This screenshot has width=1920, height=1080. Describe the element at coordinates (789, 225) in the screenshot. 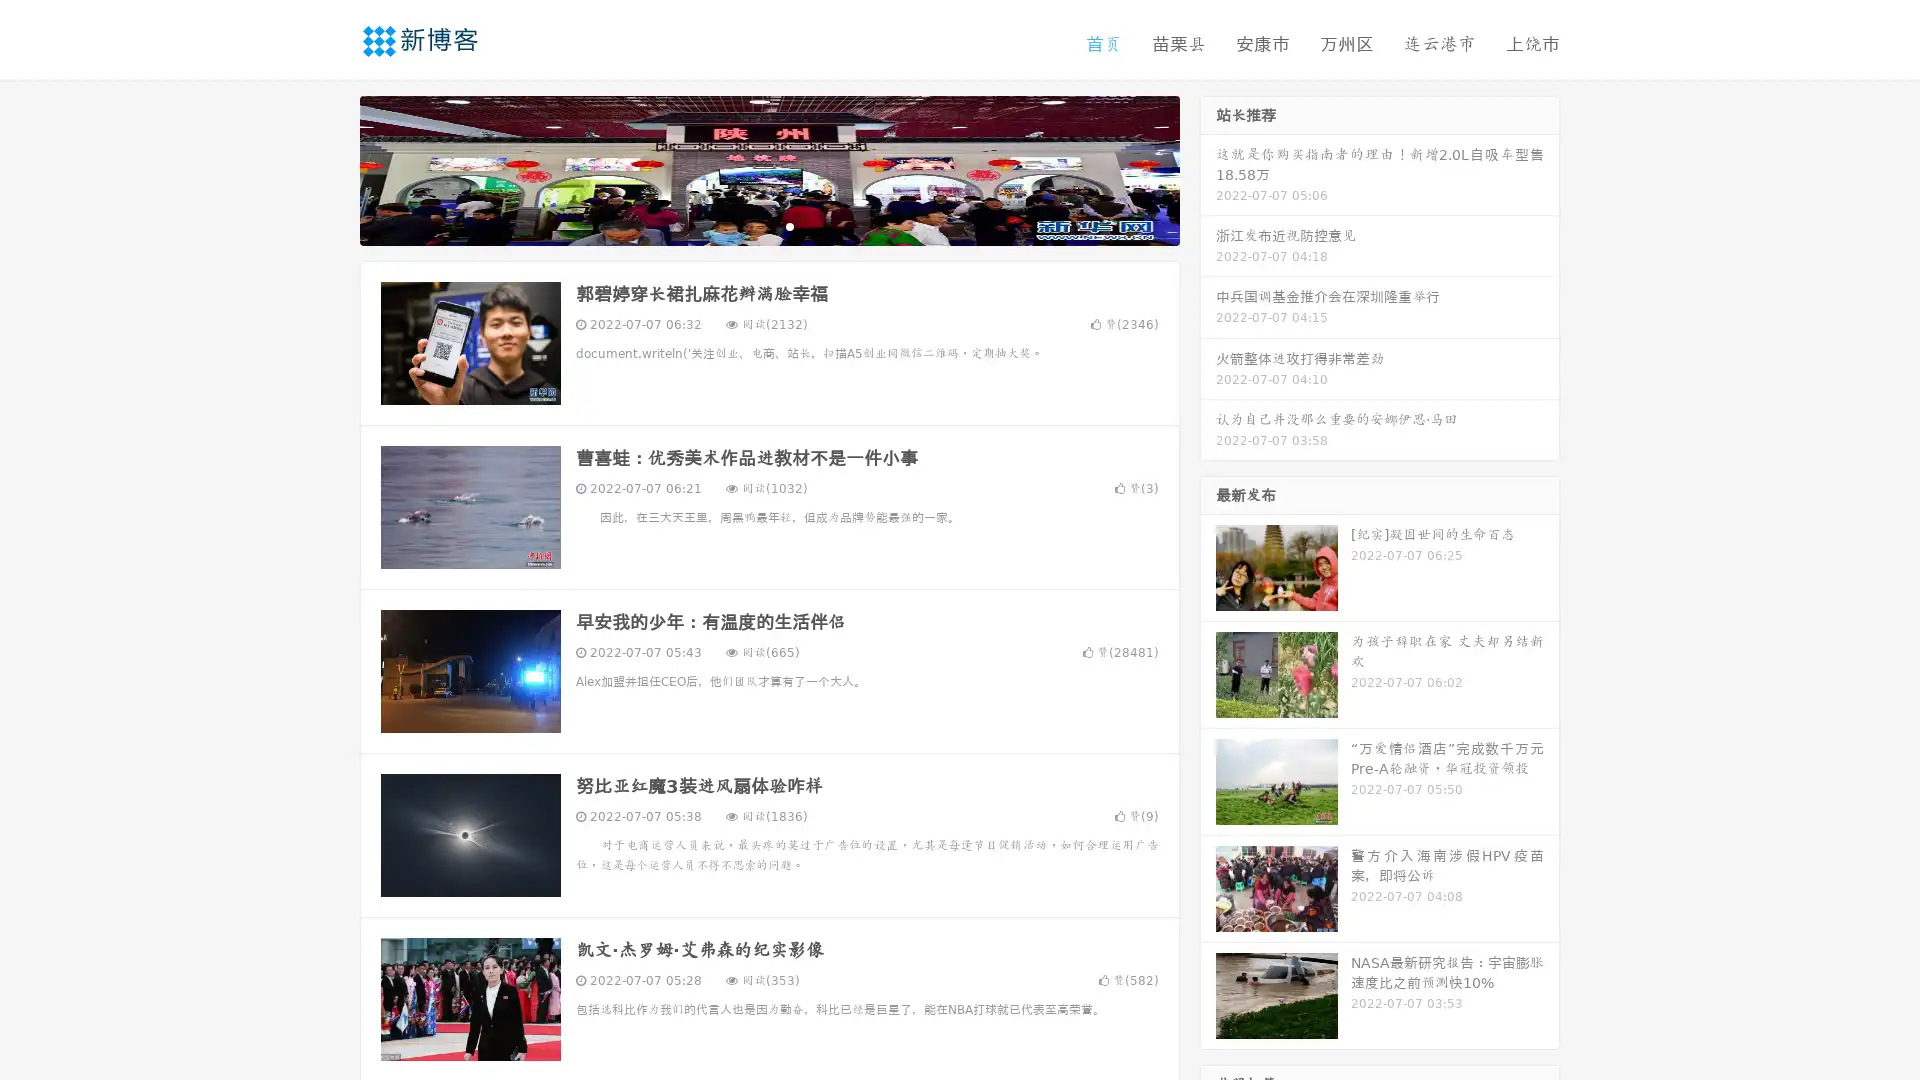

I see `Go to slide 3` at that location.